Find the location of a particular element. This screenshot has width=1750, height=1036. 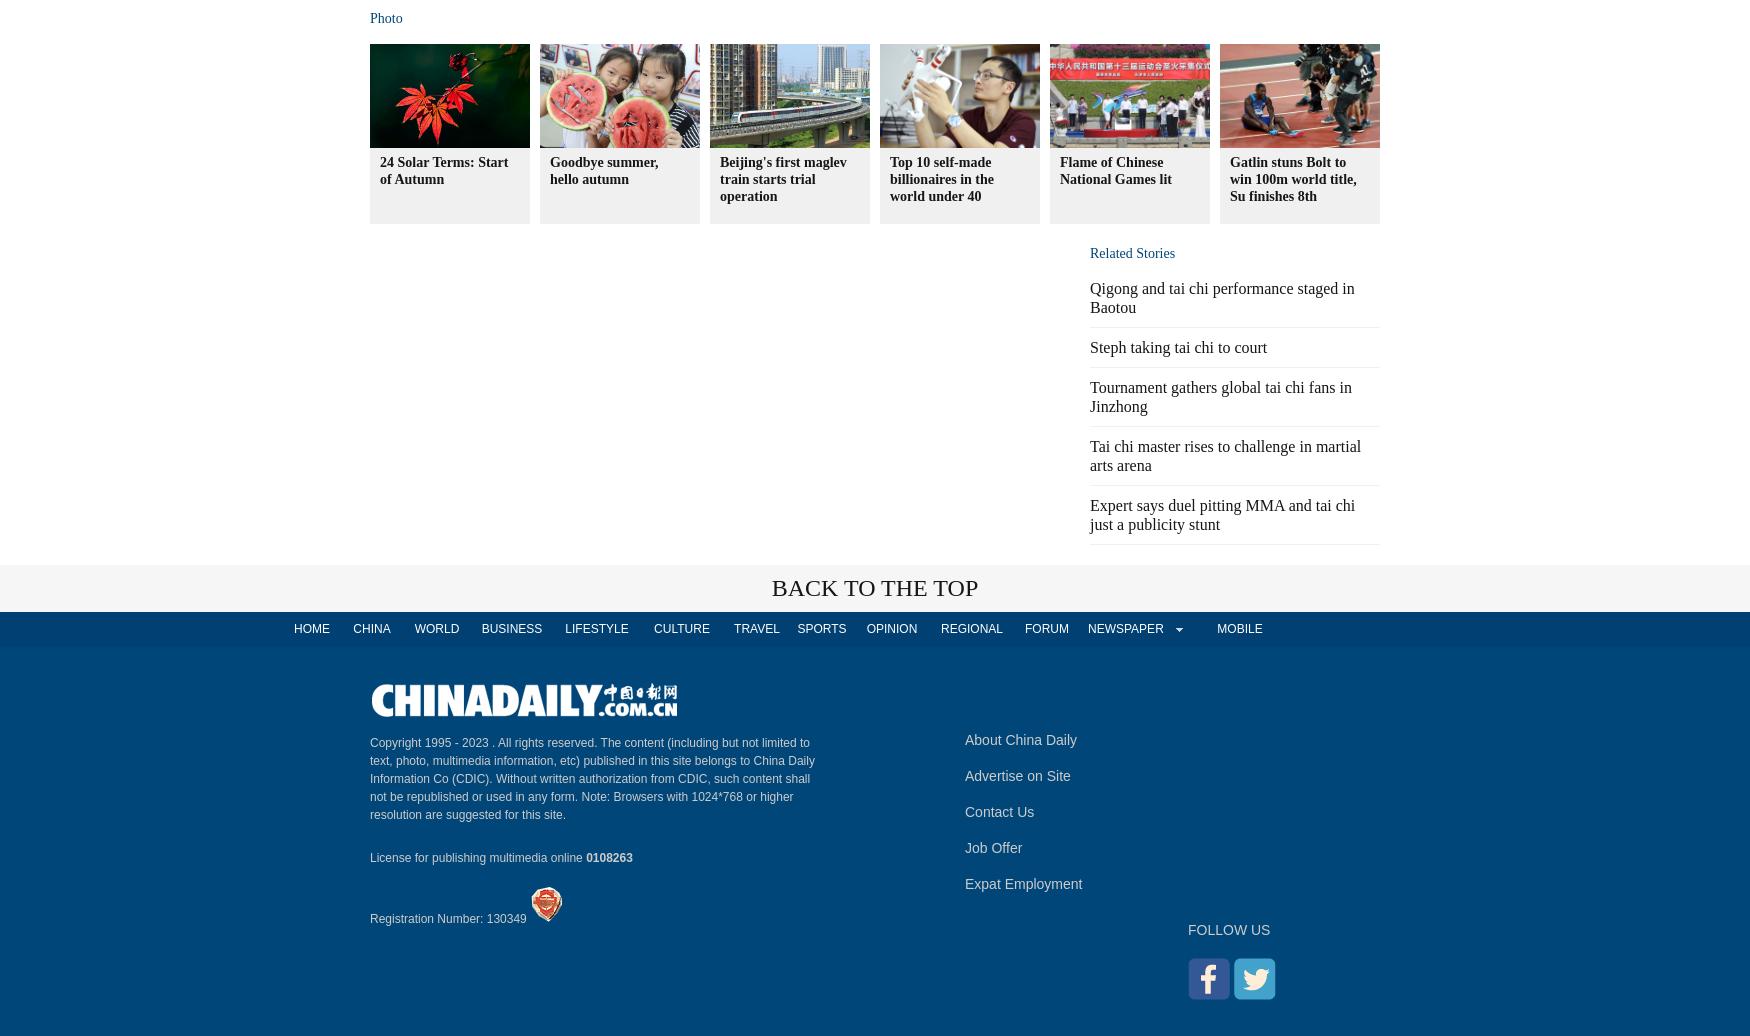

'WORLD' is located at coordinates (413, 628).